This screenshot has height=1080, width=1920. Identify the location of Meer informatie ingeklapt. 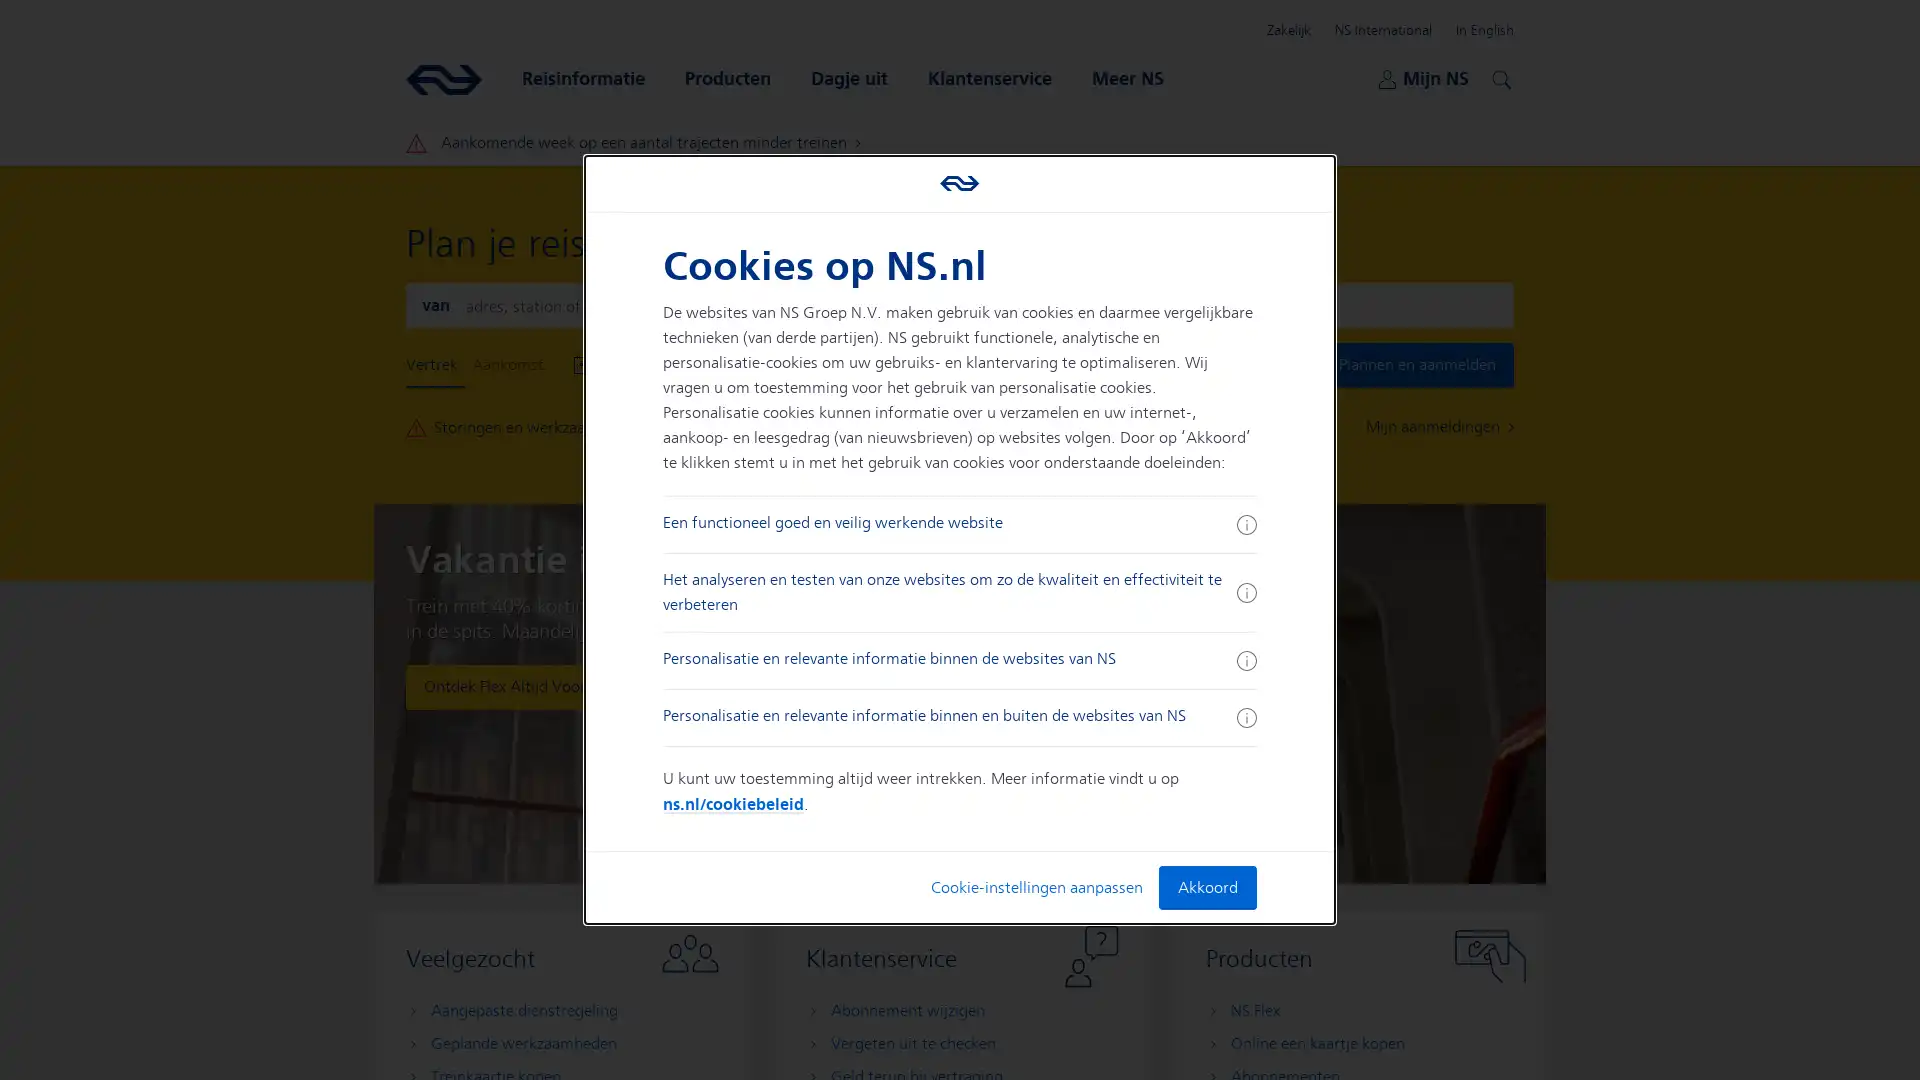
(1245, 660).